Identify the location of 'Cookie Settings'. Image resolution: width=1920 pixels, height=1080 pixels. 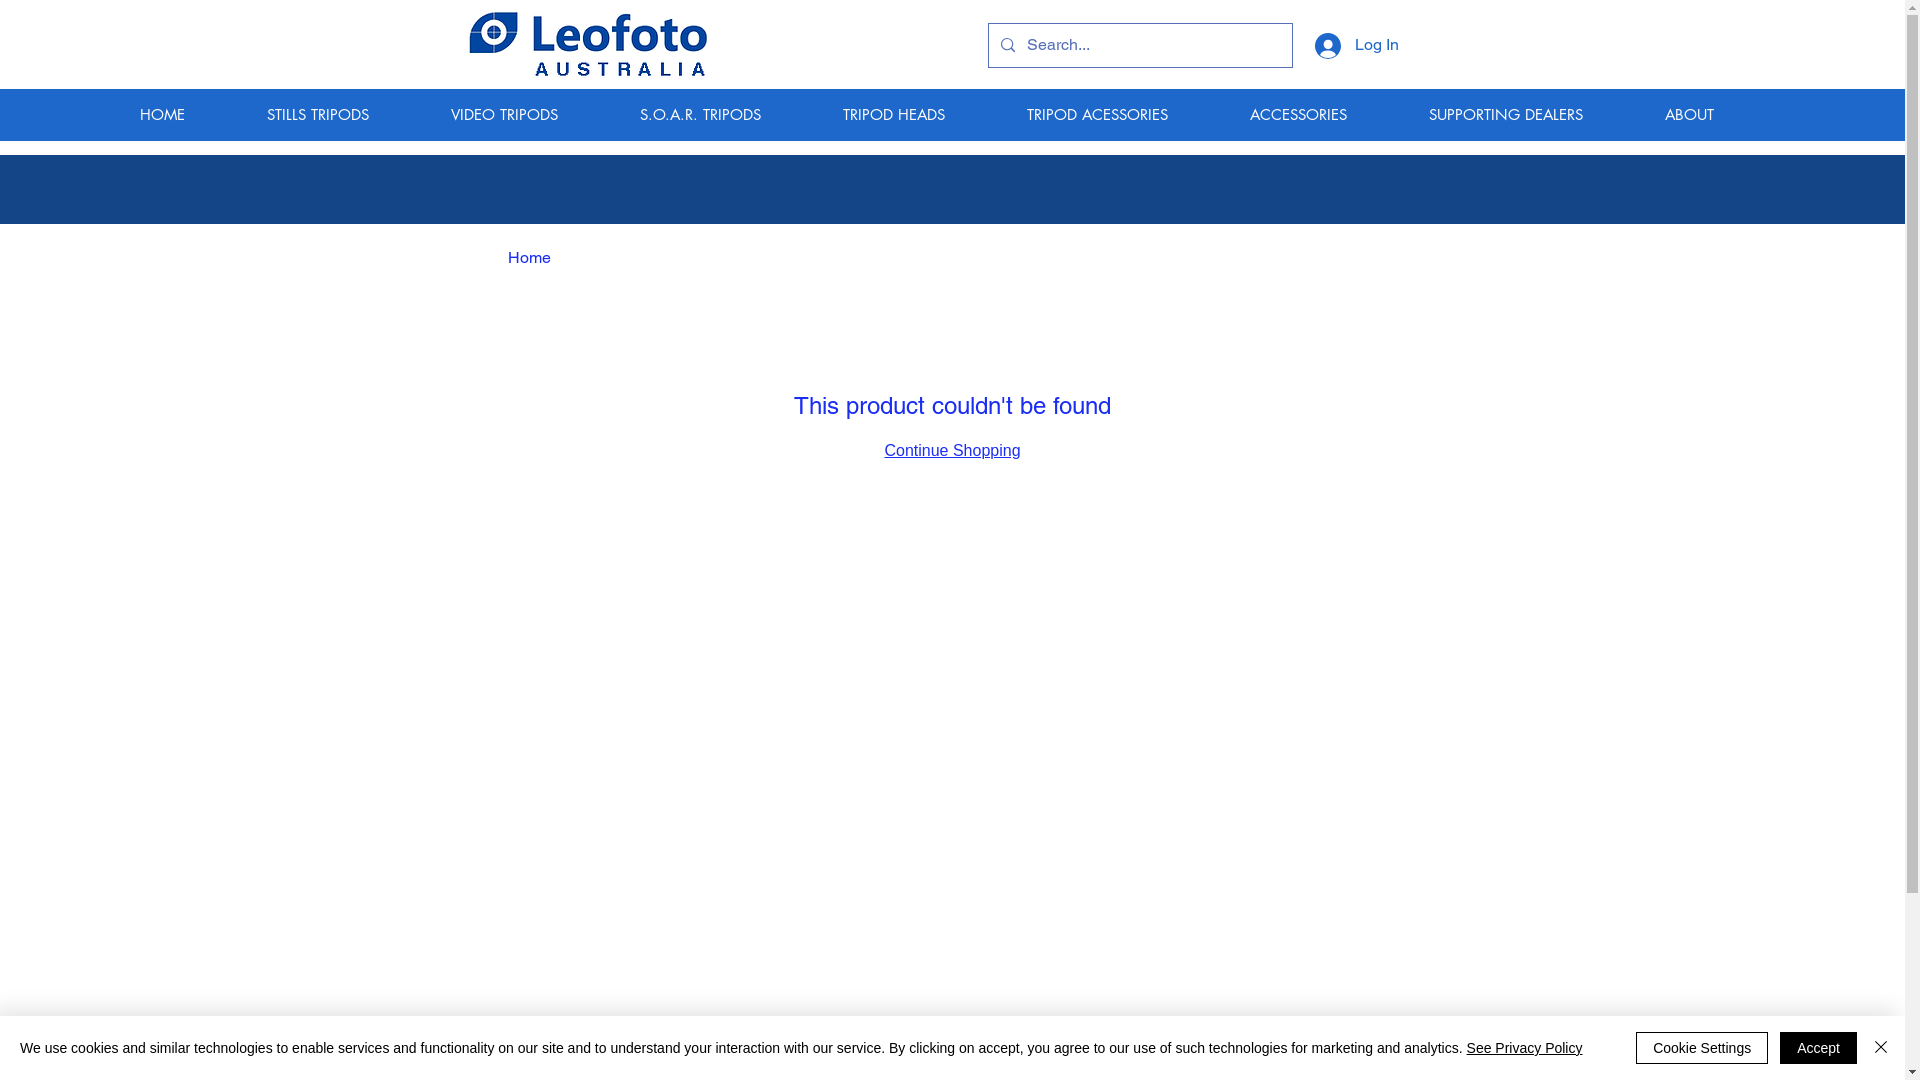
(1701, 1047).